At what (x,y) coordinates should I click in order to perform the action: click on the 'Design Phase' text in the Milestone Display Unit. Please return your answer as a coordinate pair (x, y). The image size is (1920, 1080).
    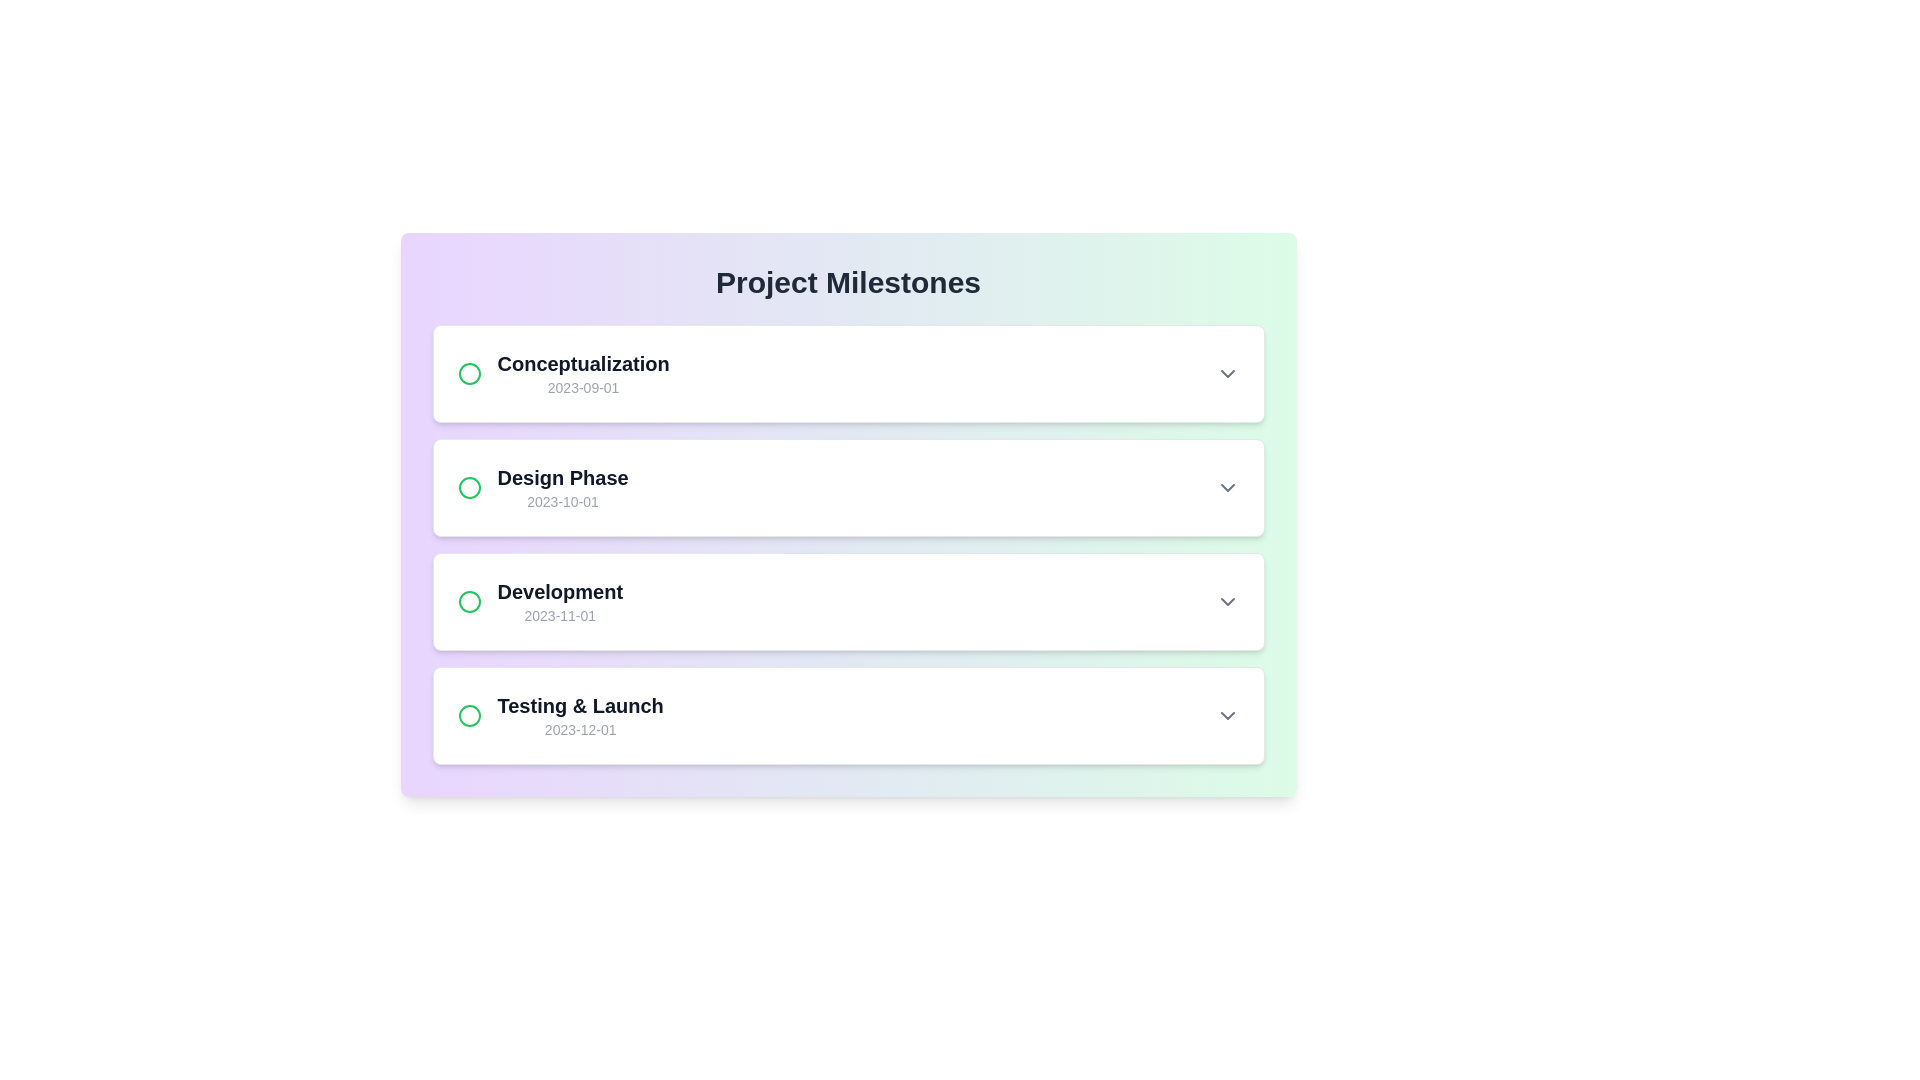
    Looking at the image, I should click on (543, 488).